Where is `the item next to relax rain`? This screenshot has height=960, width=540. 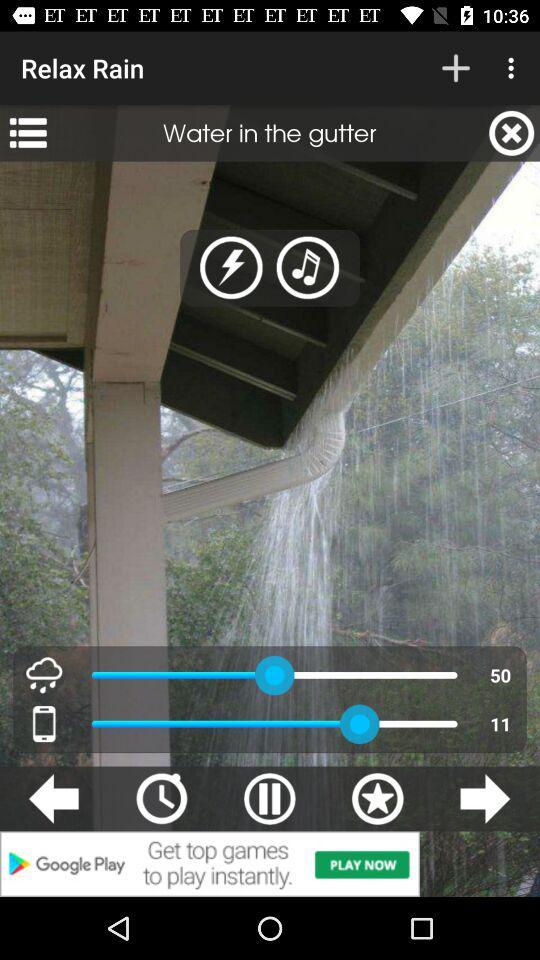 the item next to relax rain is located at coordinates (455, 68).